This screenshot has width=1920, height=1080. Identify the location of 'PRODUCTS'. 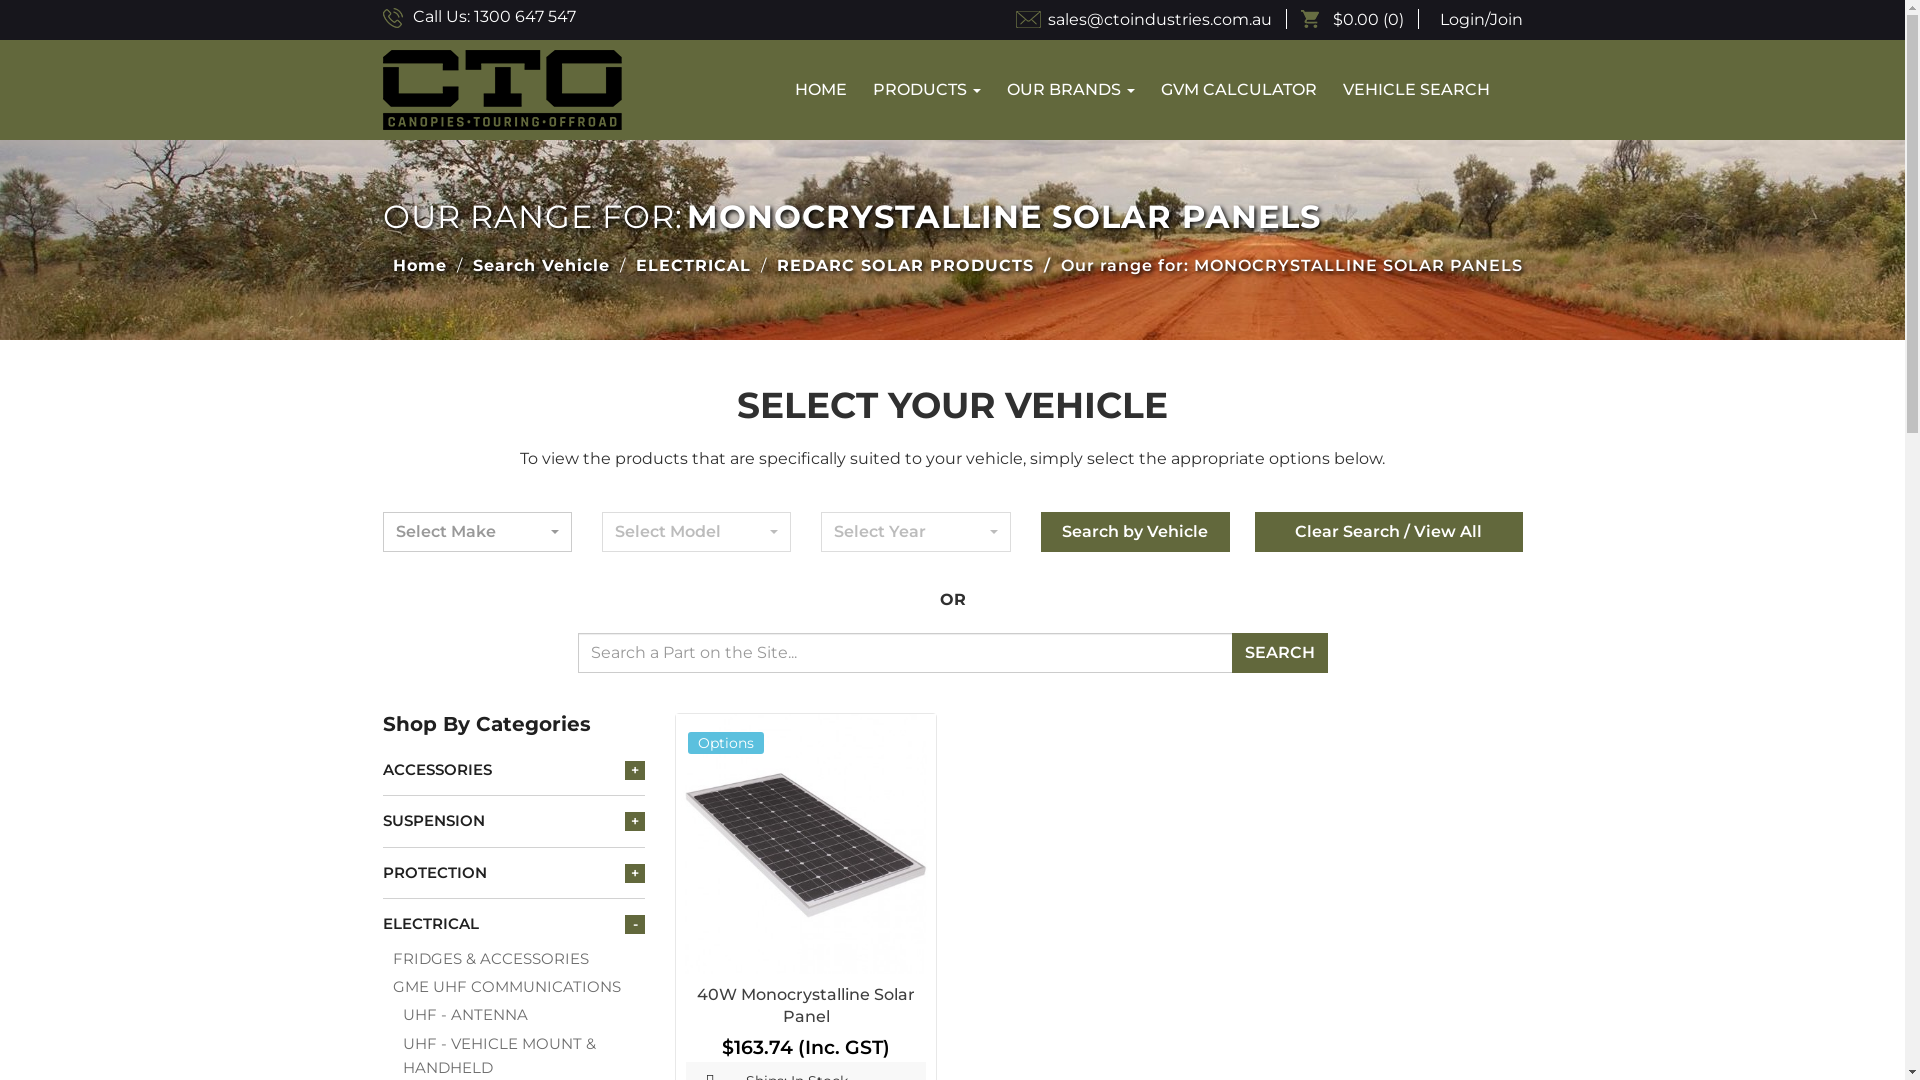
(925, 88).